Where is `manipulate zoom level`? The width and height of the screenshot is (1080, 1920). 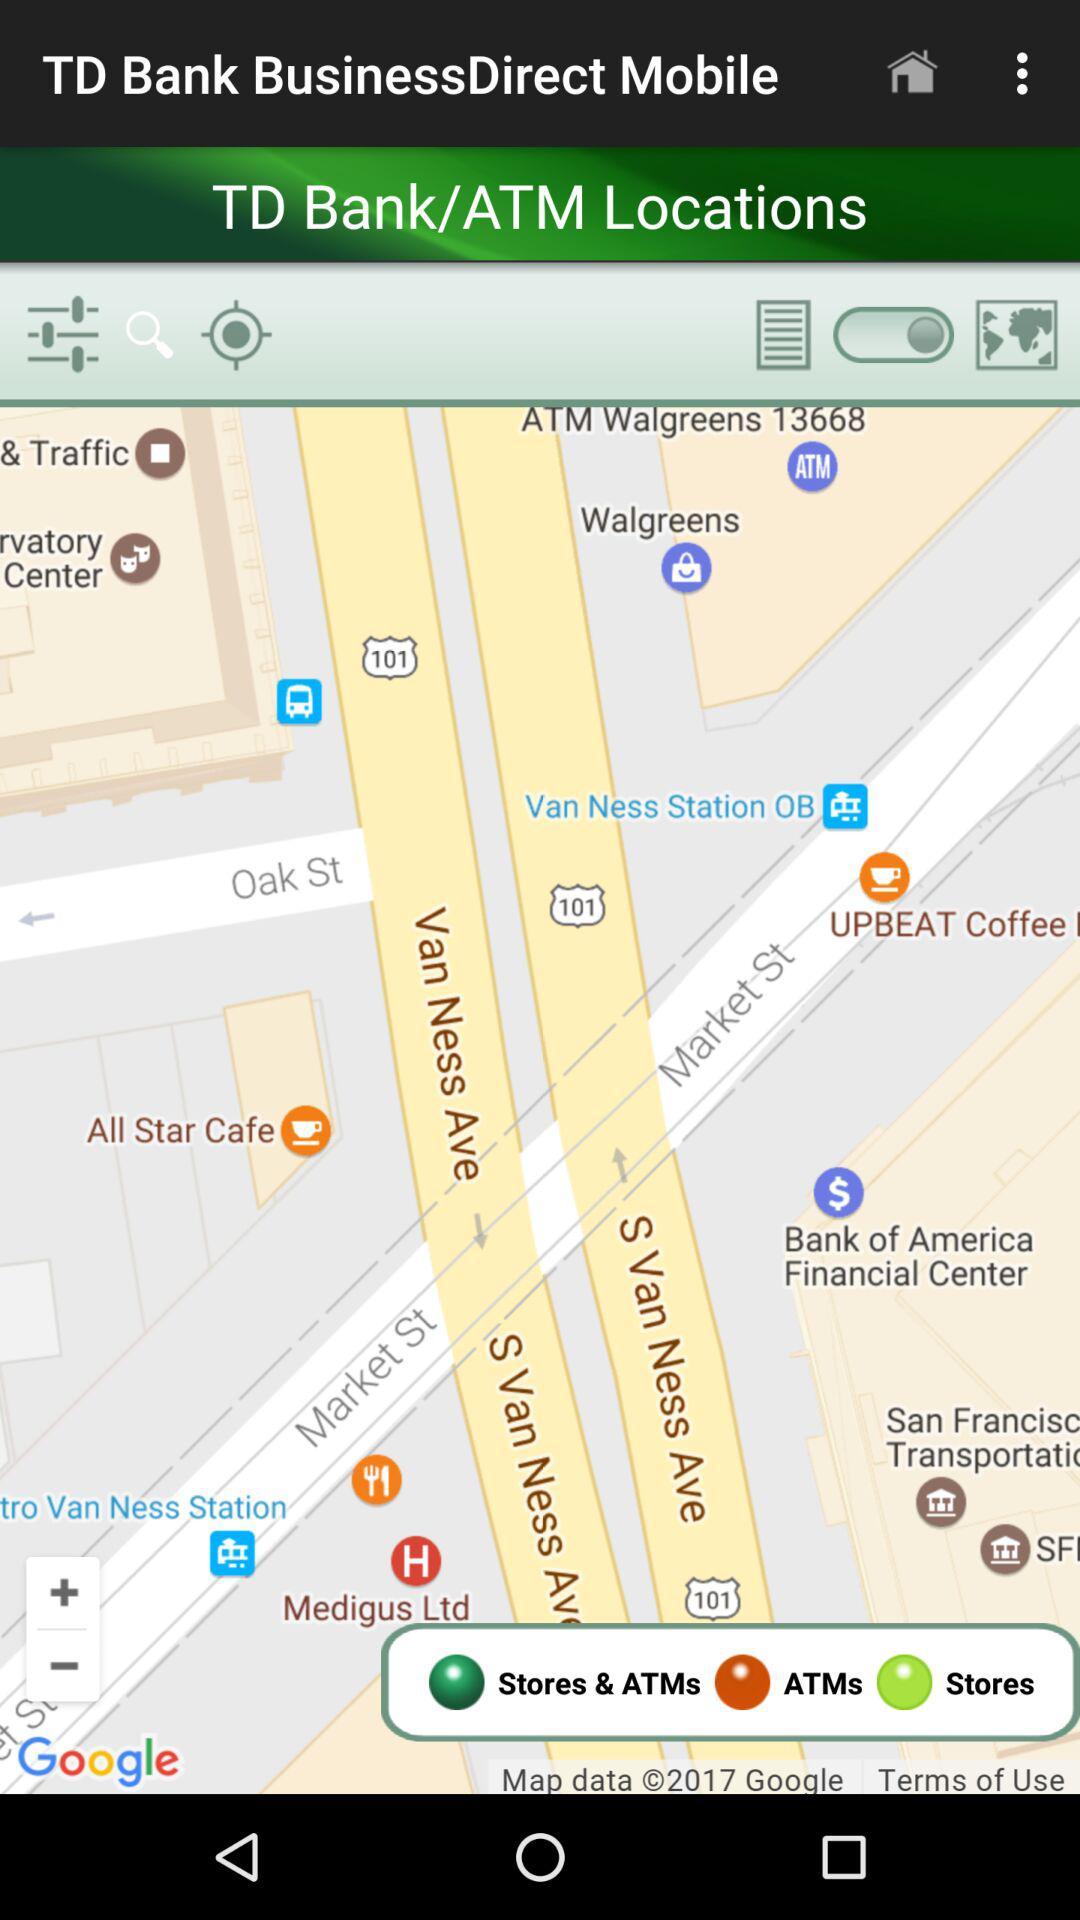
manipulate zoom level is located at coordinates (540, 1099).